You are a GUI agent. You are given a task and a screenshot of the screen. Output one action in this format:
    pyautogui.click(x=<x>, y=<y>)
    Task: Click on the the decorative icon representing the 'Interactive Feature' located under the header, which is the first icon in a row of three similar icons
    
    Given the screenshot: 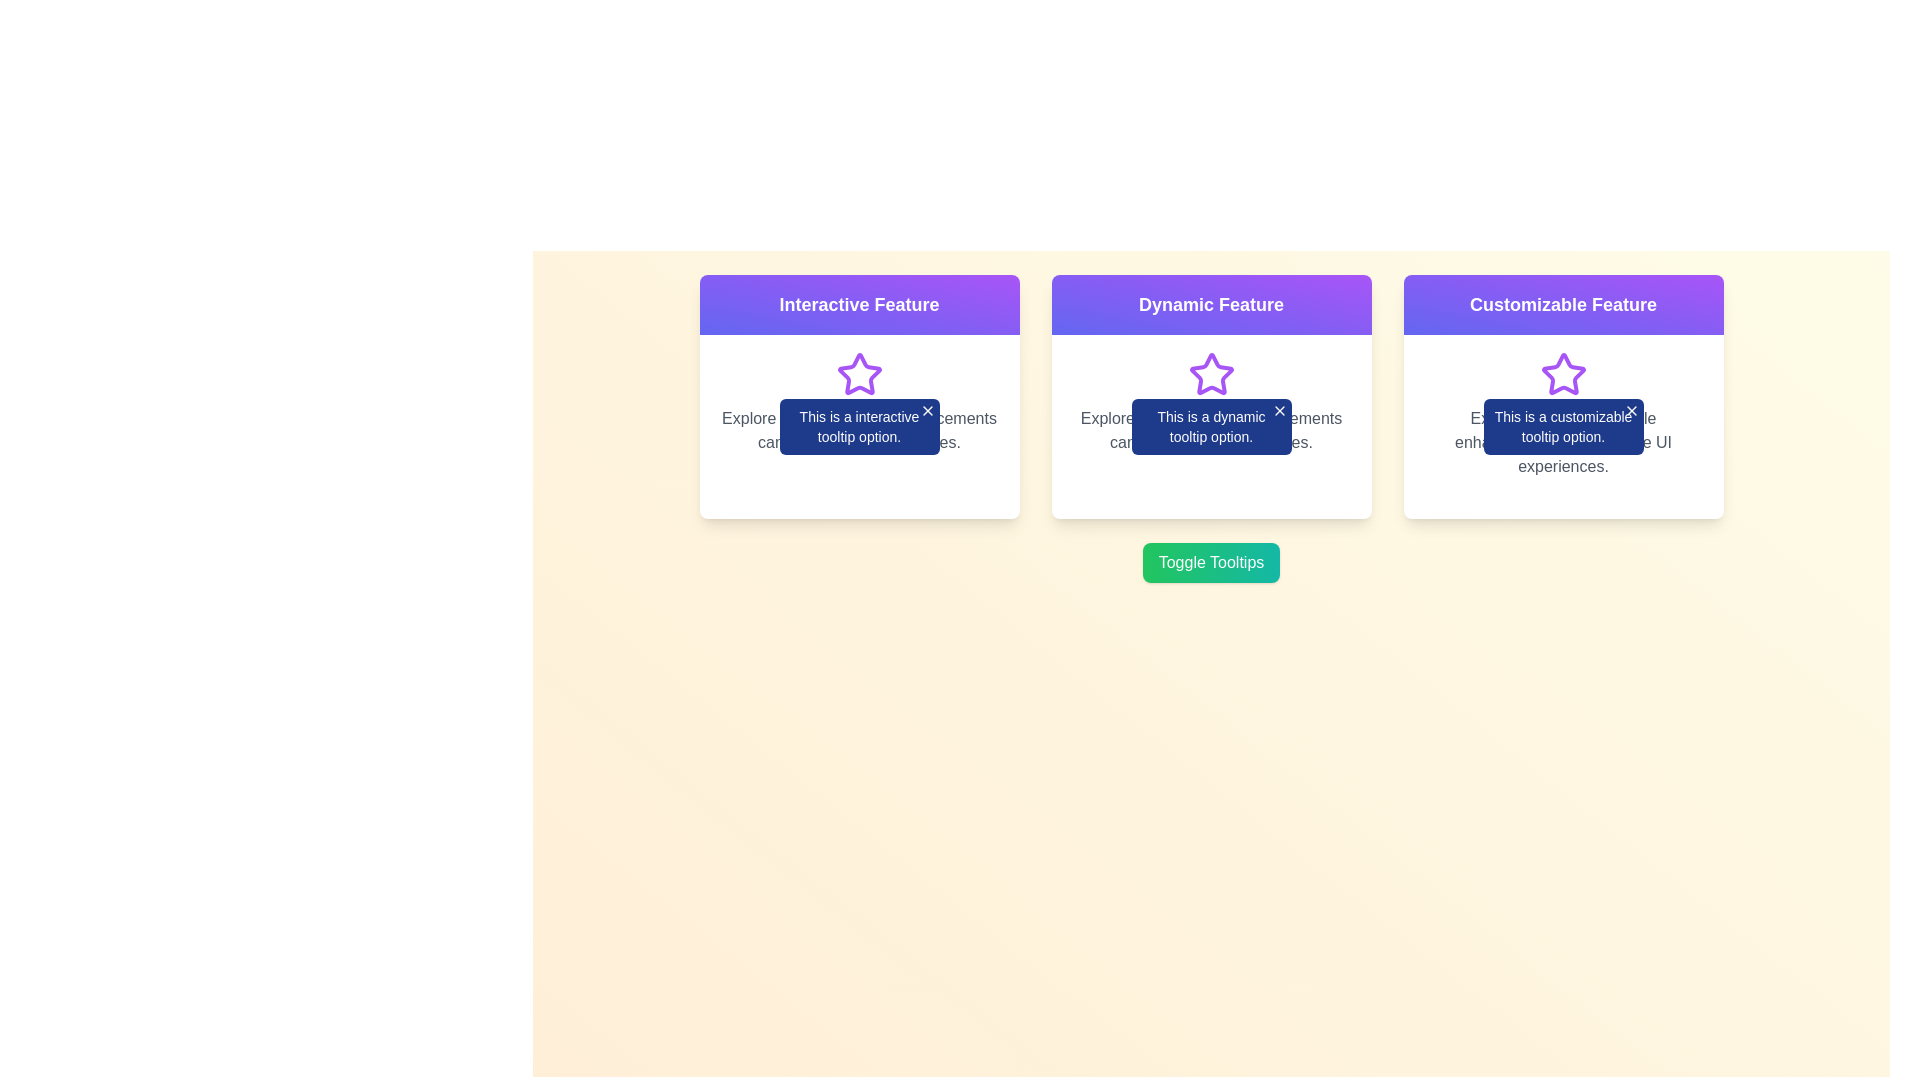 What is the action you would take?
    pyautogui.click(x=859, y=374)
    